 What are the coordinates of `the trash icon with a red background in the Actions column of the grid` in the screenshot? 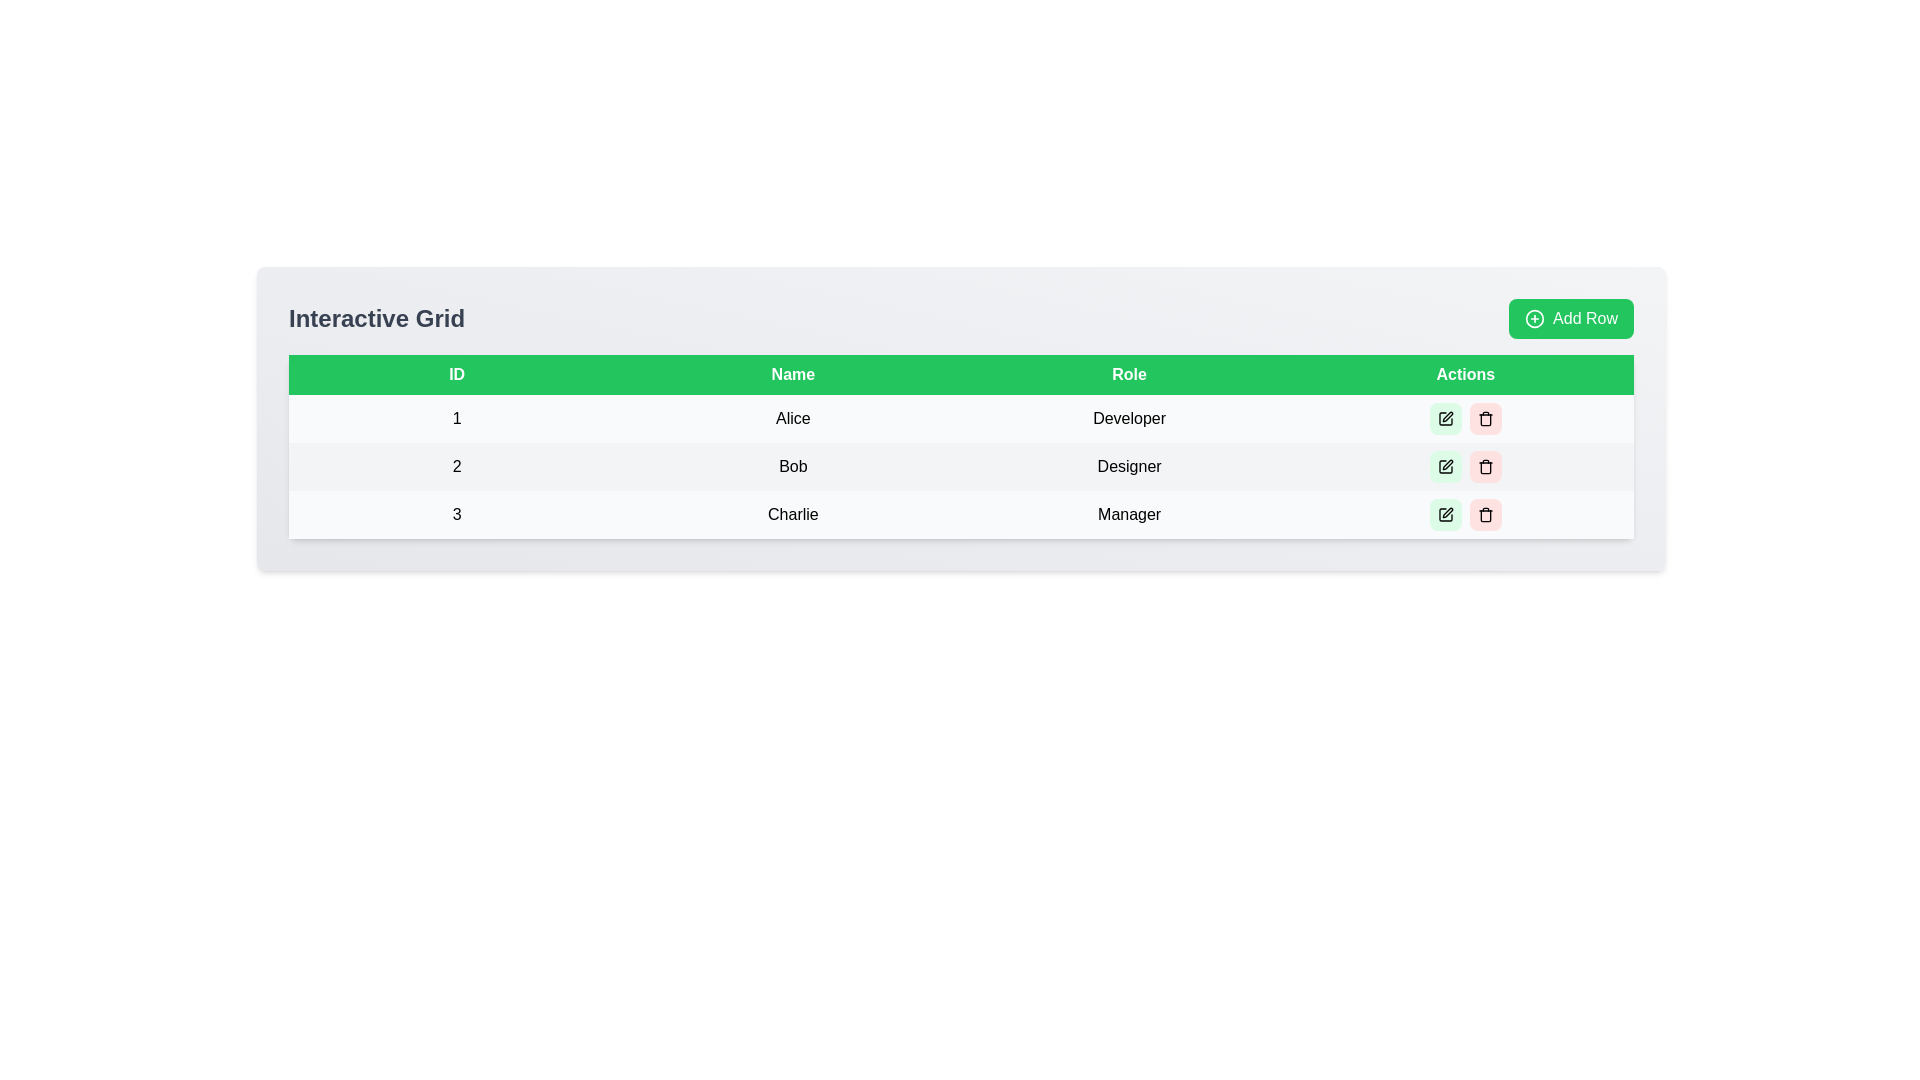 It's located at (1485, 466).